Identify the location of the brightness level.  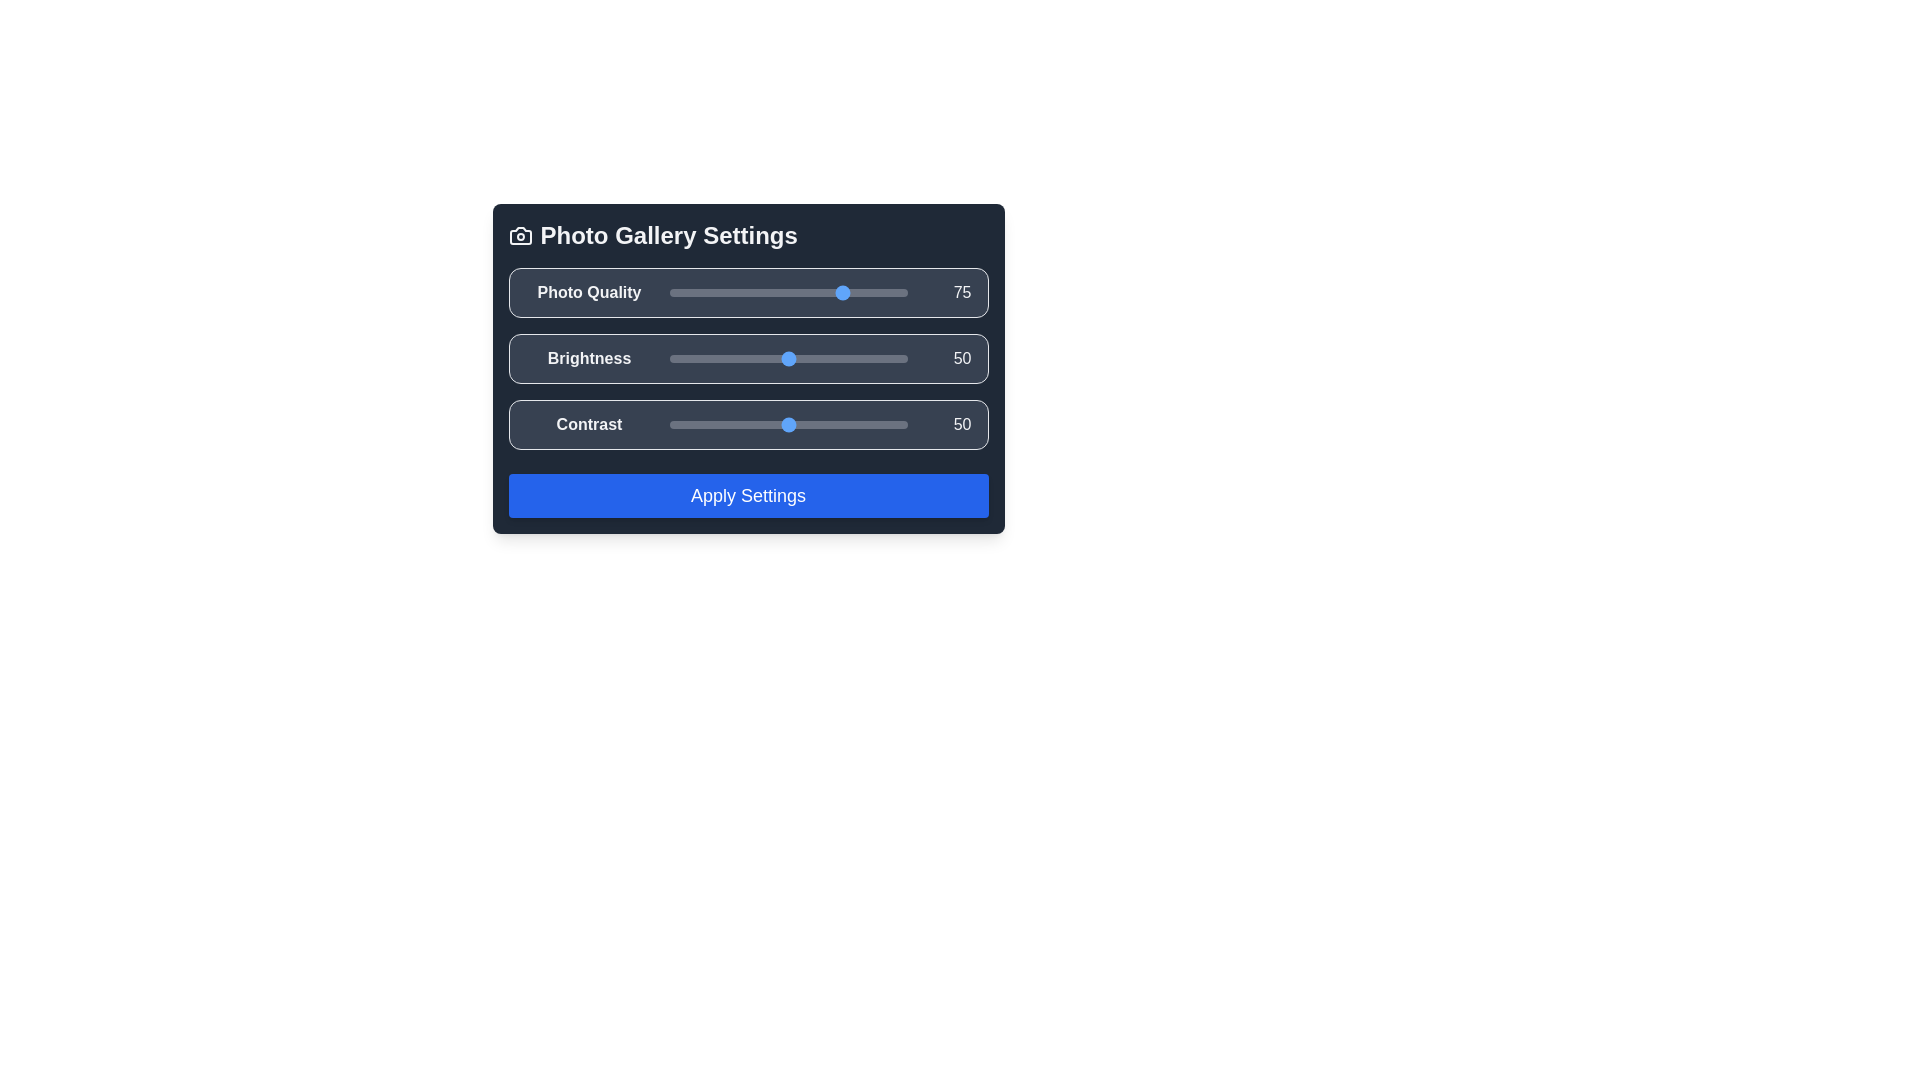
(686, 357).